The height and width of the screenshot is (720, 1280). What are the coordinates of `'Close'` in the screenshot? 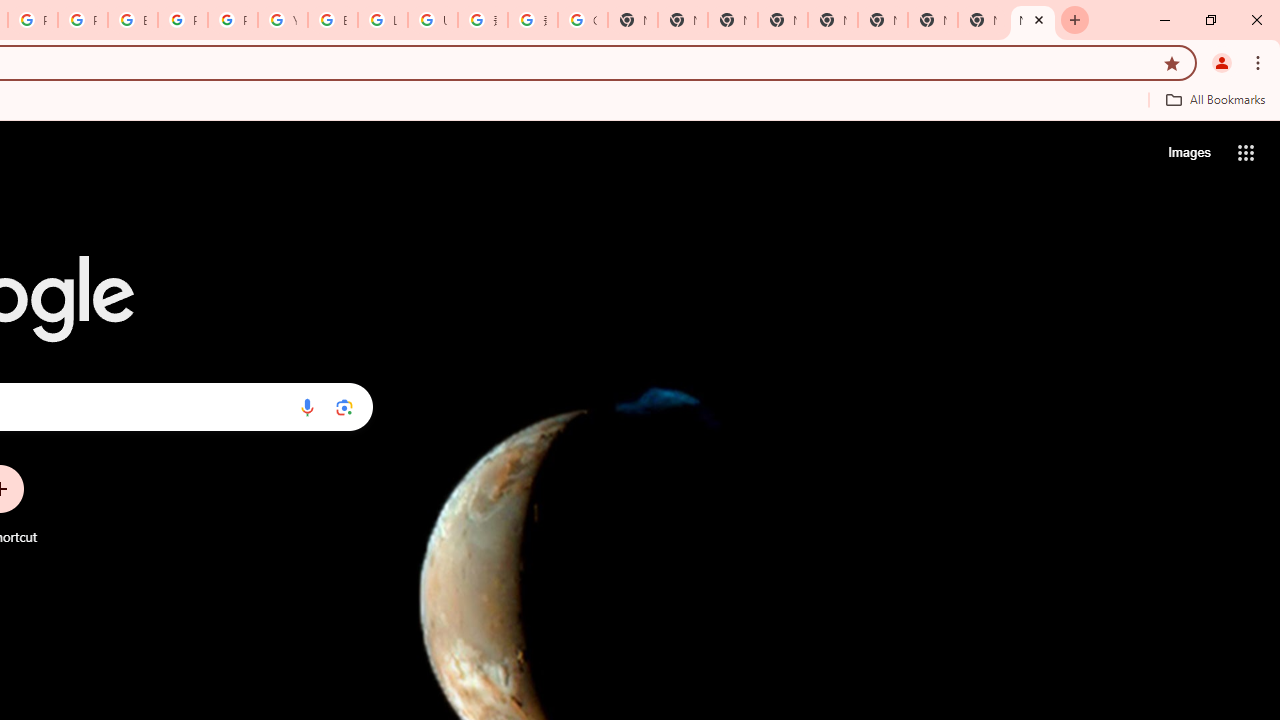 It's located at (1039, 19).